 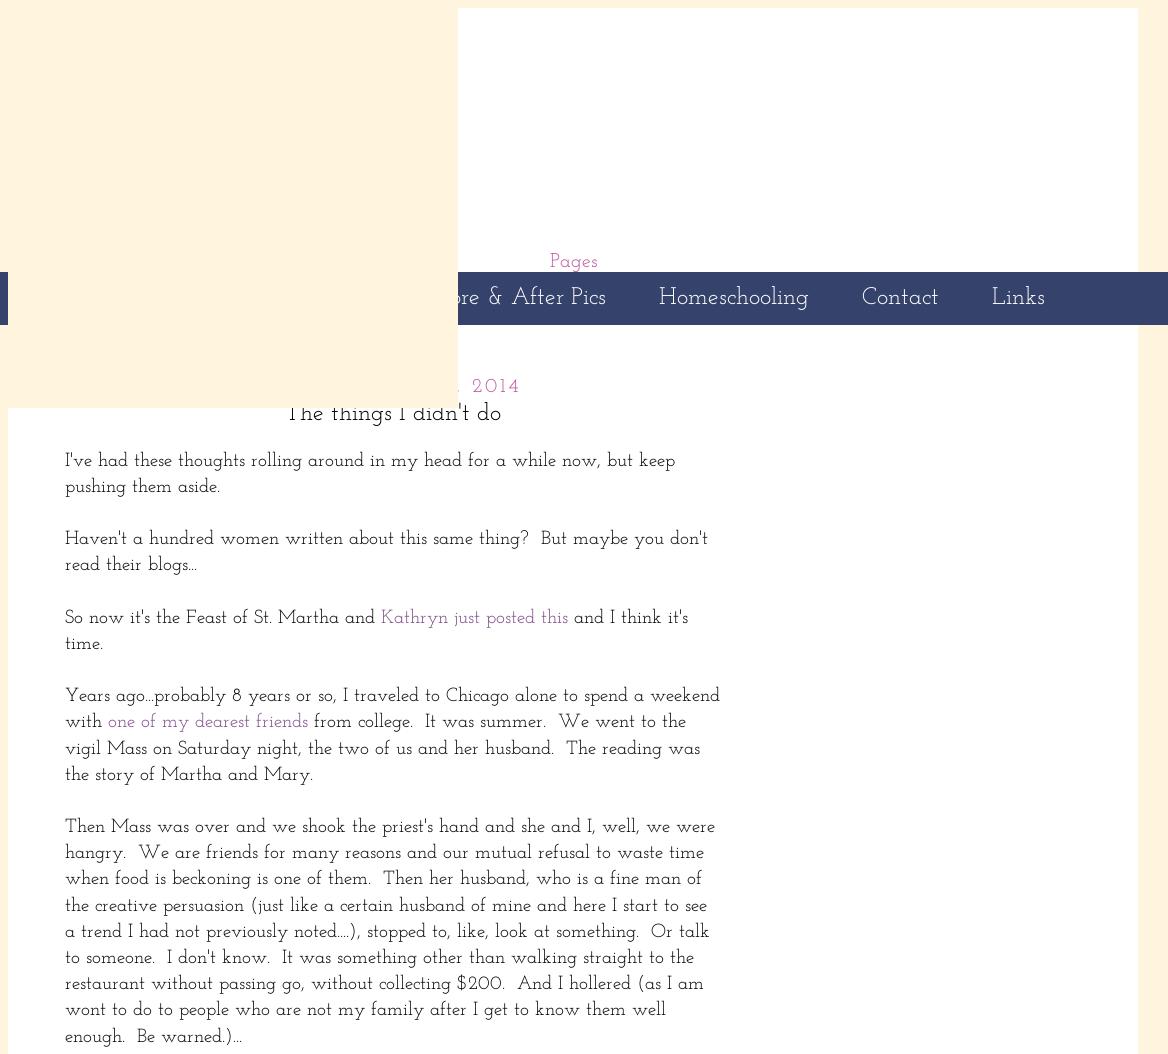 I want to click on 'Before & After Pics', so click(x=511, y=296).